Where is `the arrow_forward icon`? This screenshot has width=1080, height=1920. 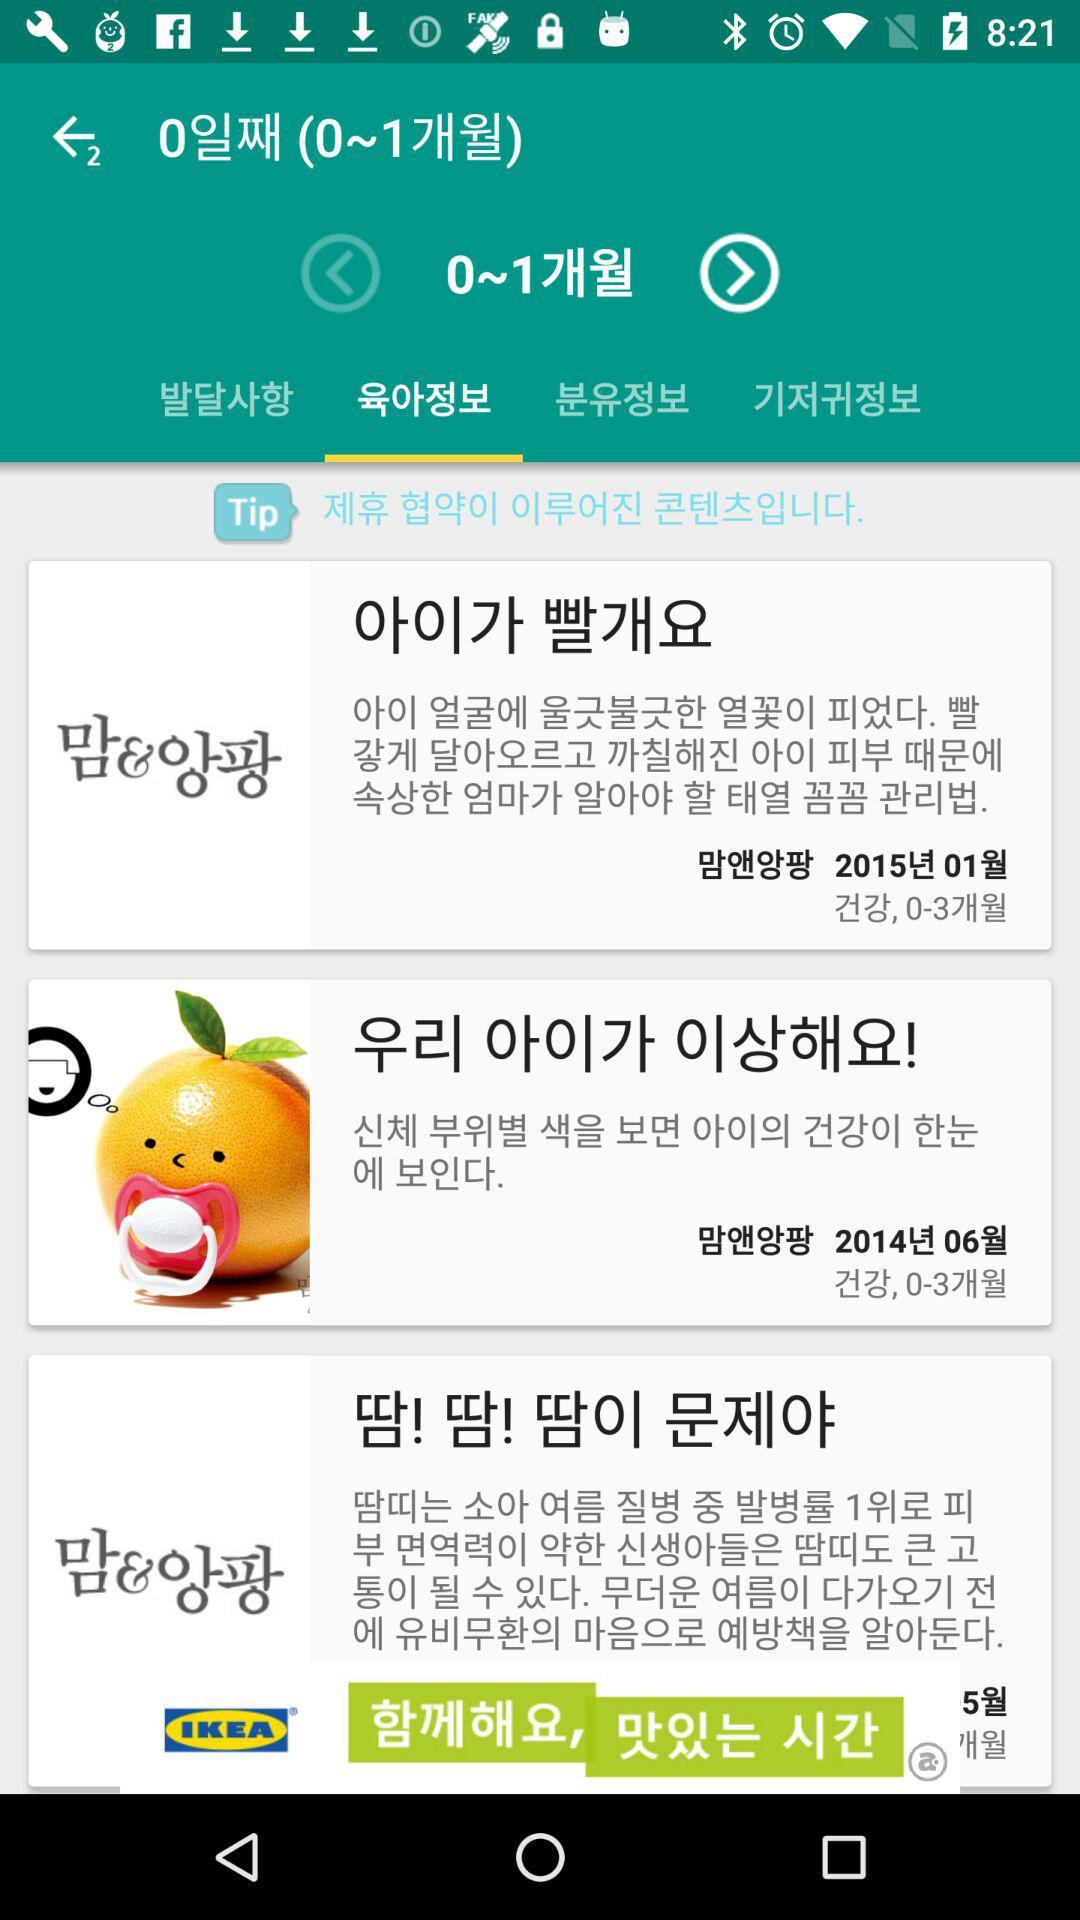
the arrow_forward icon is located at coordinates (739, 272).